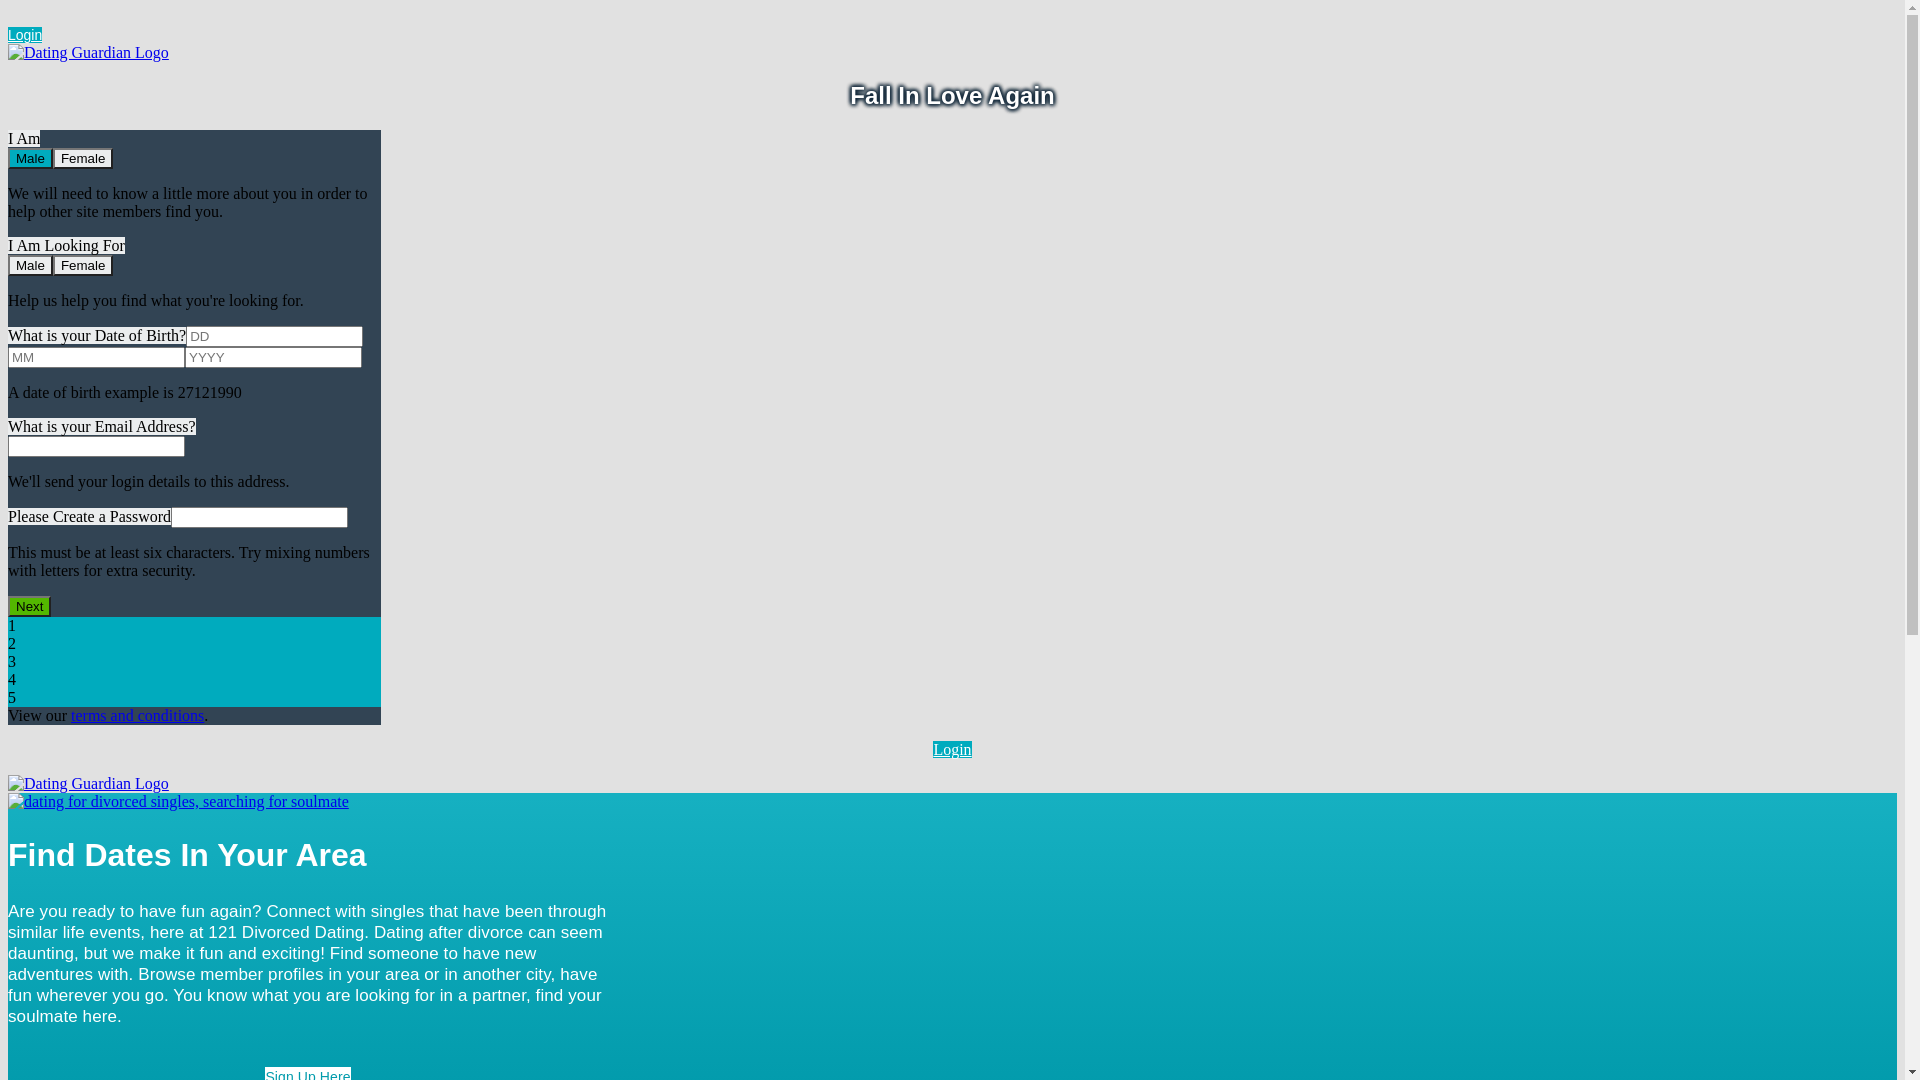 The height and width of the screenshot is (1080, 1920). I want to click on 'terms and conditions', so click(136, 714).